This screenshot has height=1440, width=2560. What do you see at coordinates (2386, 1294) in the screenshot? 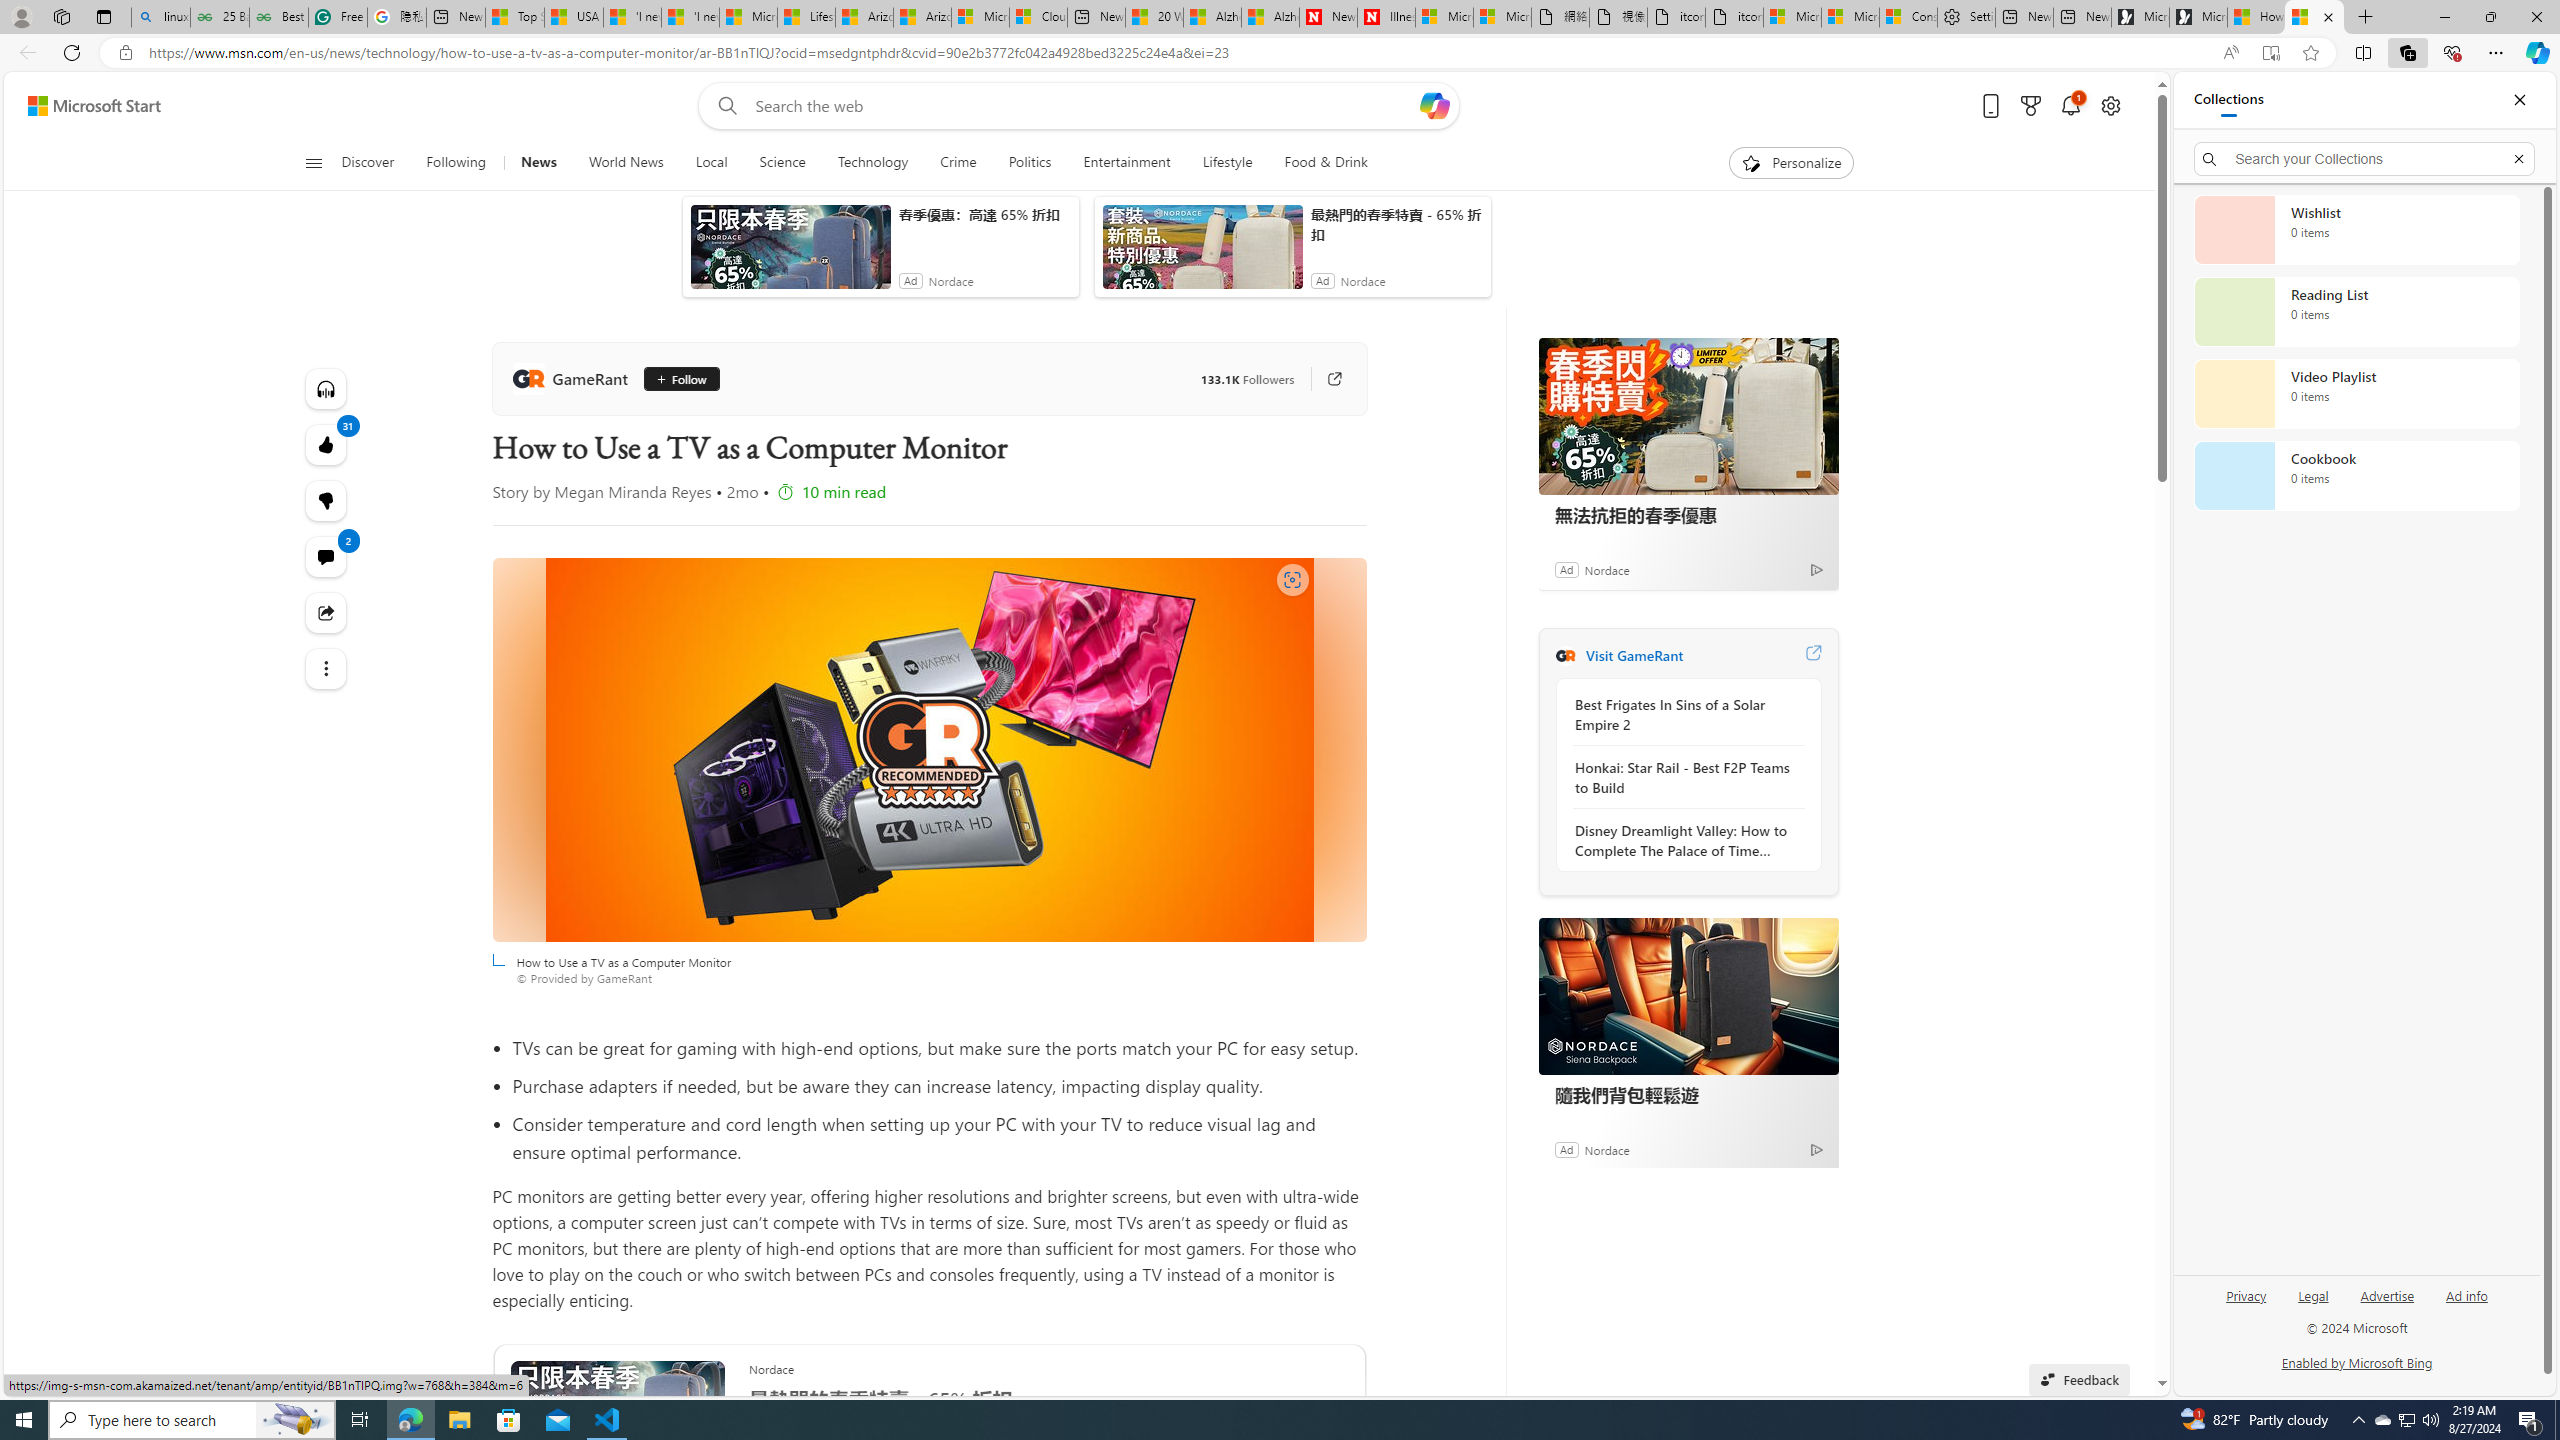
I see `'Advertise'` at bounding box center [2386, 1294].